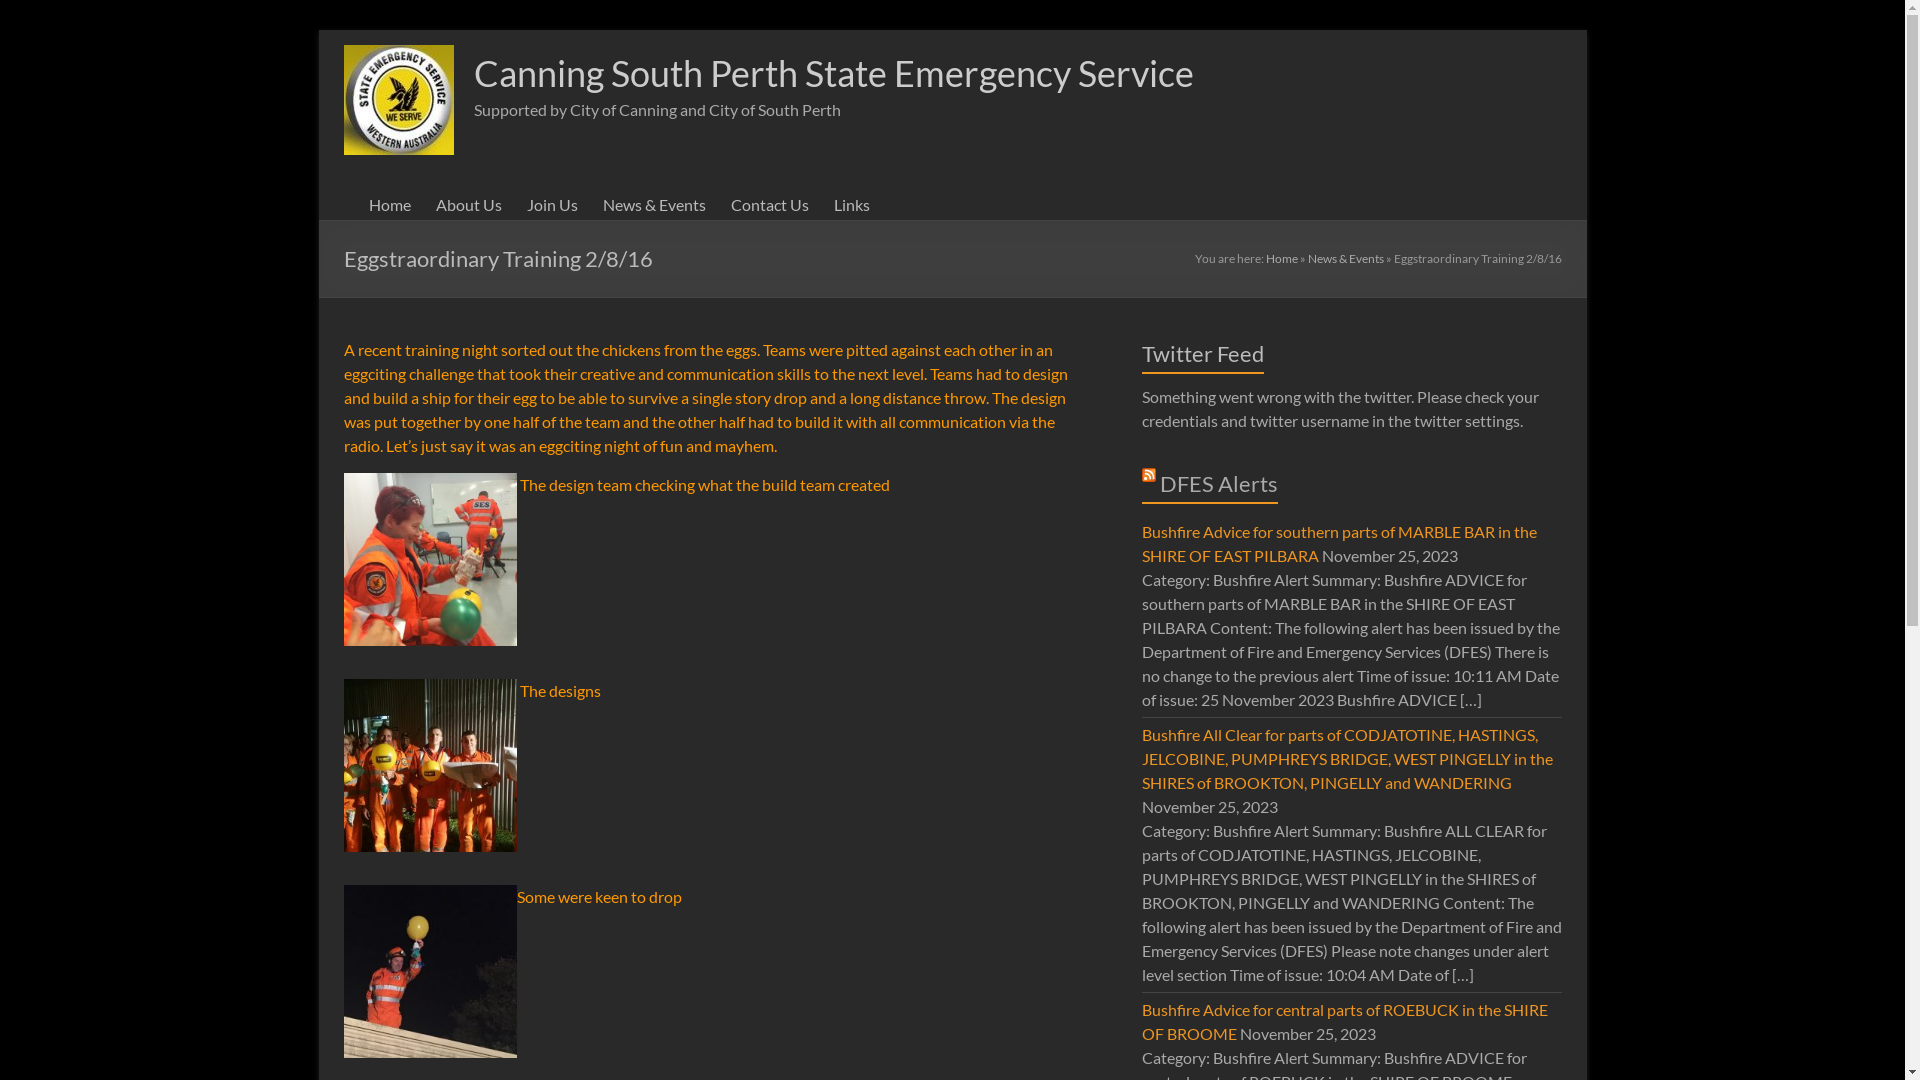 This screenshot has height=1080, width=1920. I want to click on 'DFES Alerts', so click(1218, 483).